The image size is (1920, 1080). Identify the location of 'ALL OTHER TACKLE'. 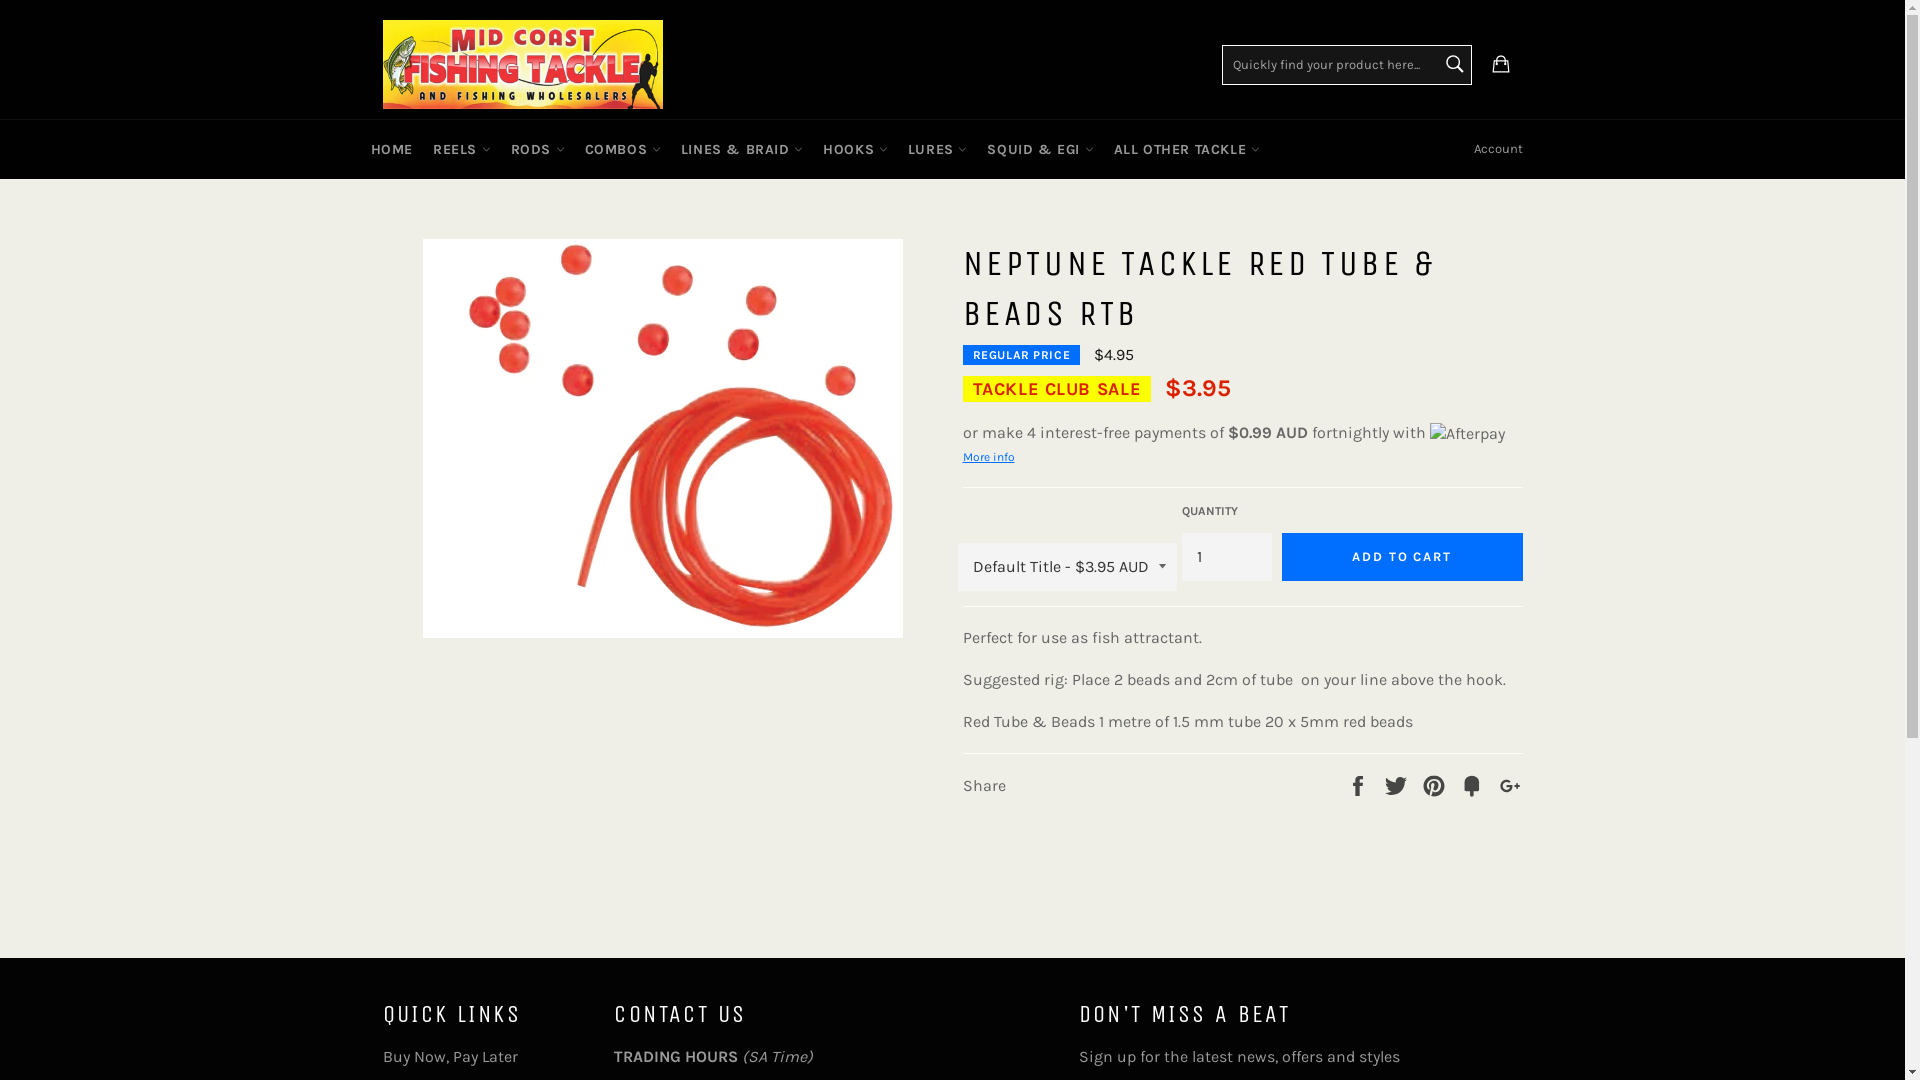
(1104, 148).